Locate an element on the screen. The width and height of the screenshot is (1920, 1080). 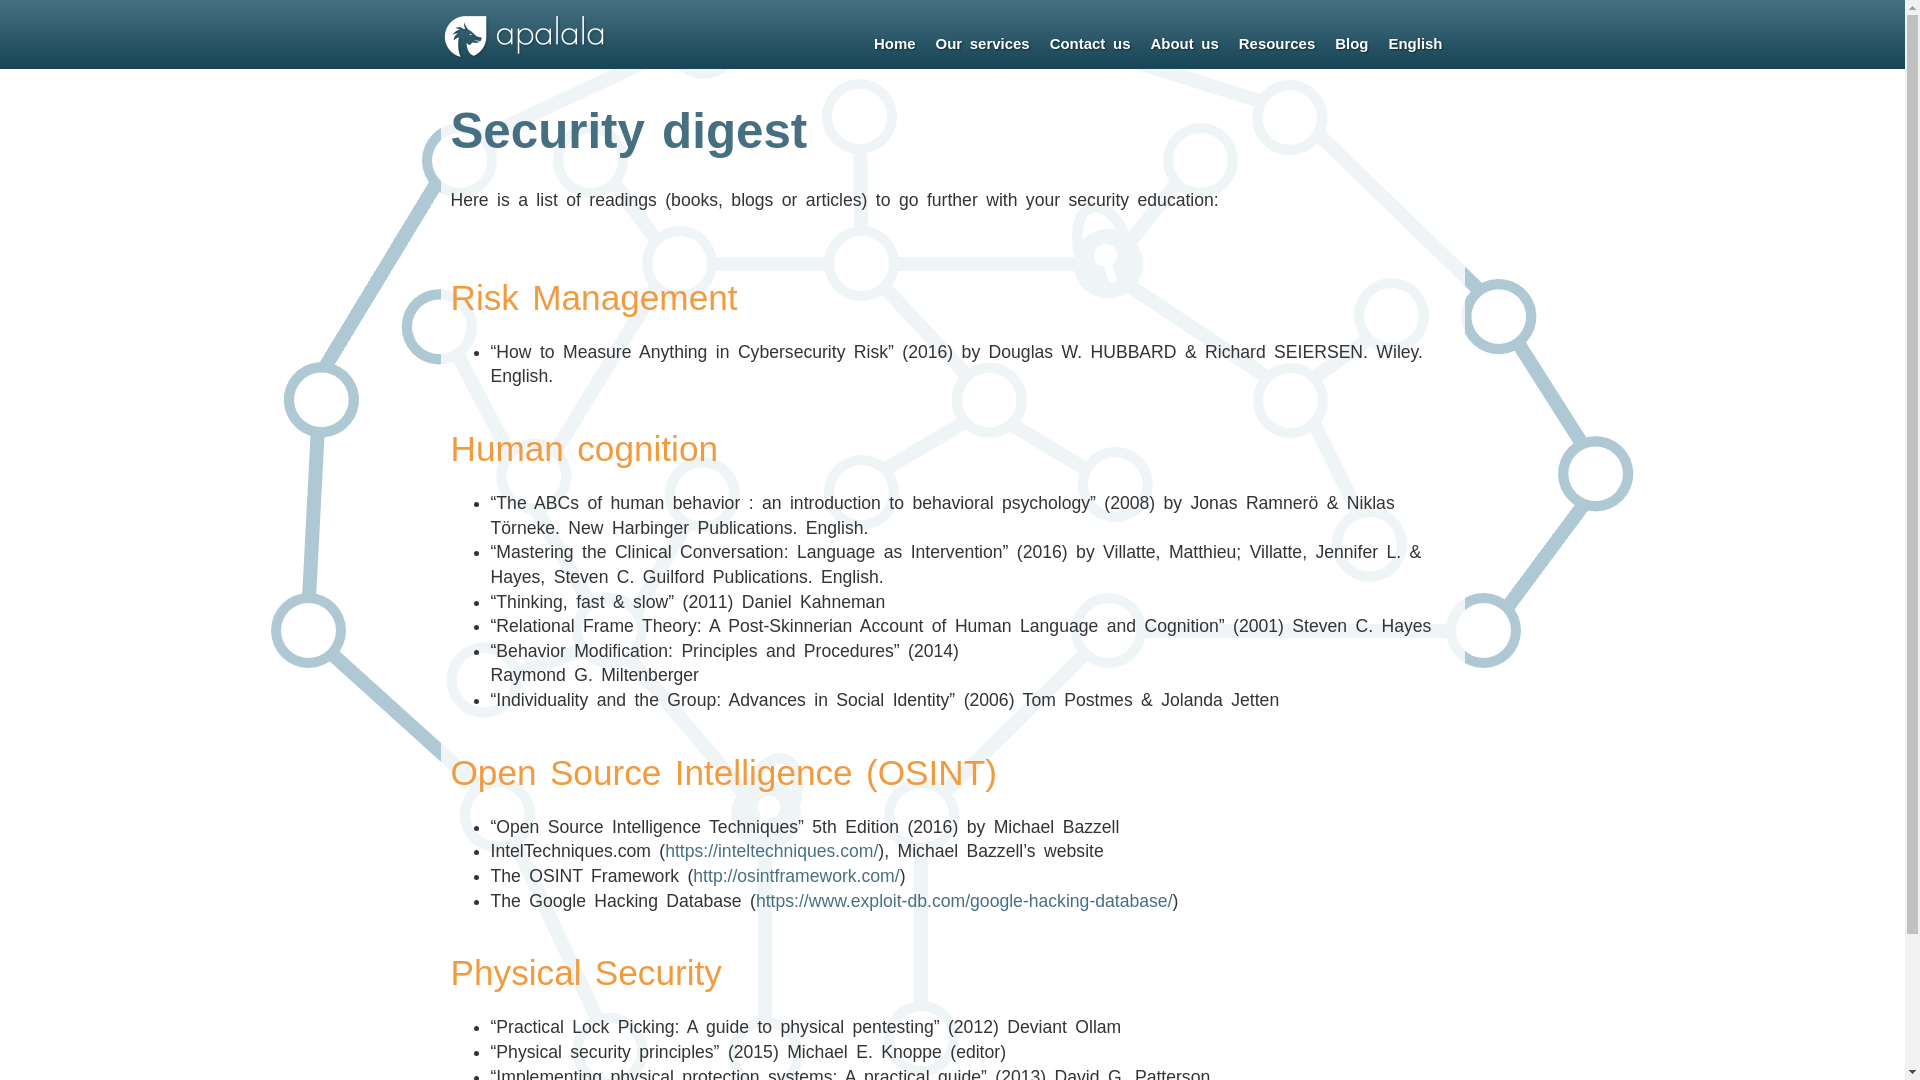
'Contact us' is located at coordinates (1089, 44).